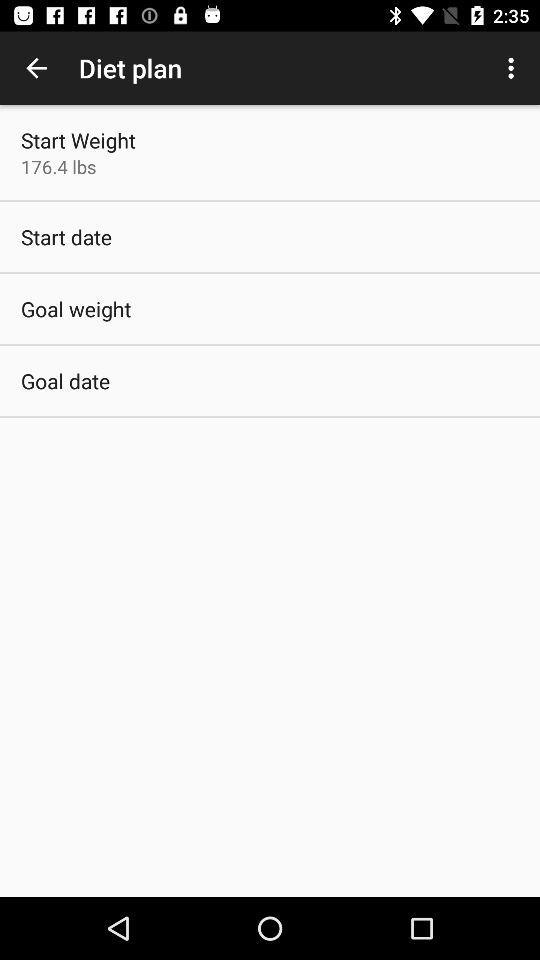  I want to click on goal date item, so click(65, 380).